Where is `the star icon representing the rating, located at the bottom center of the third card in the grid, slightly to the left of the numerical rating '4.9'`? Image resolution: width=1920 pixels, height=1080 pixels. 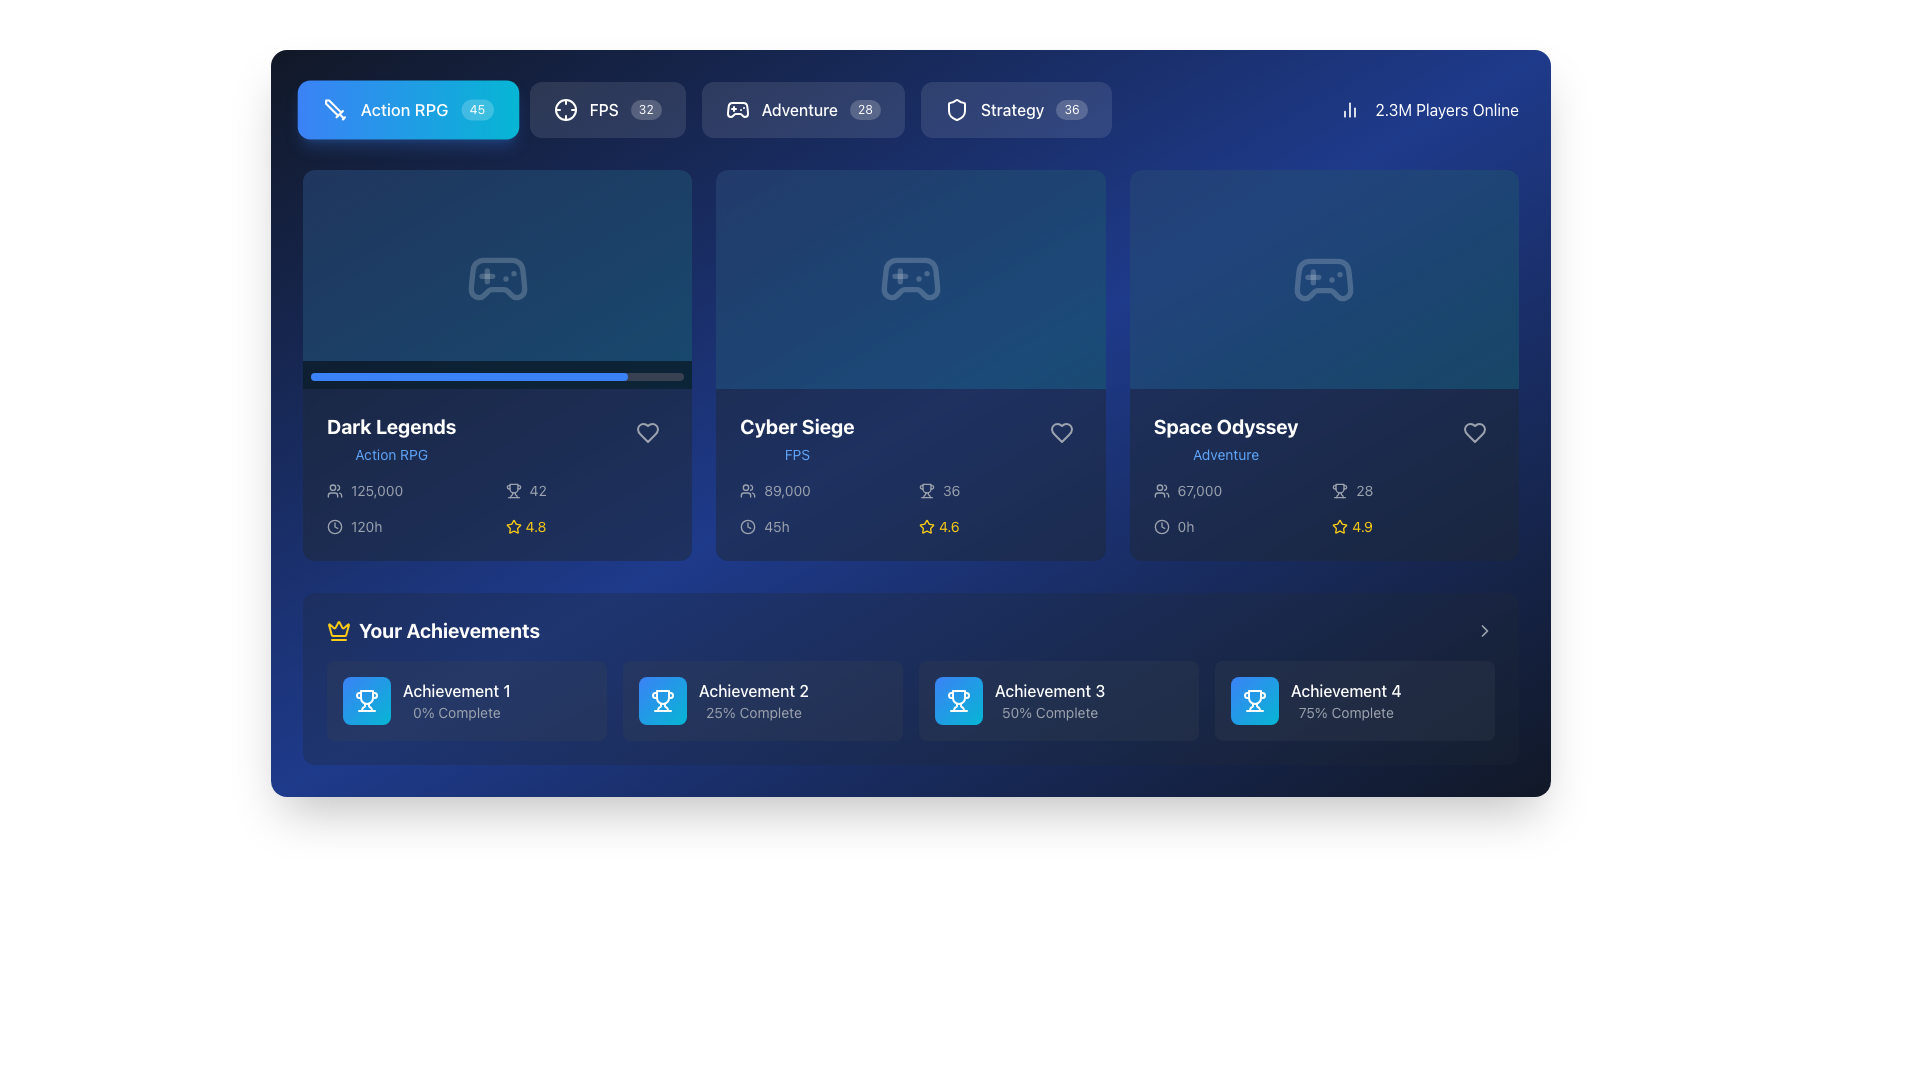
the star icon representing the rating, located at the bottom center of the third card in the grid, slightly to the left of the numerical rating '4.9' is located at coordinates (1340, 526).